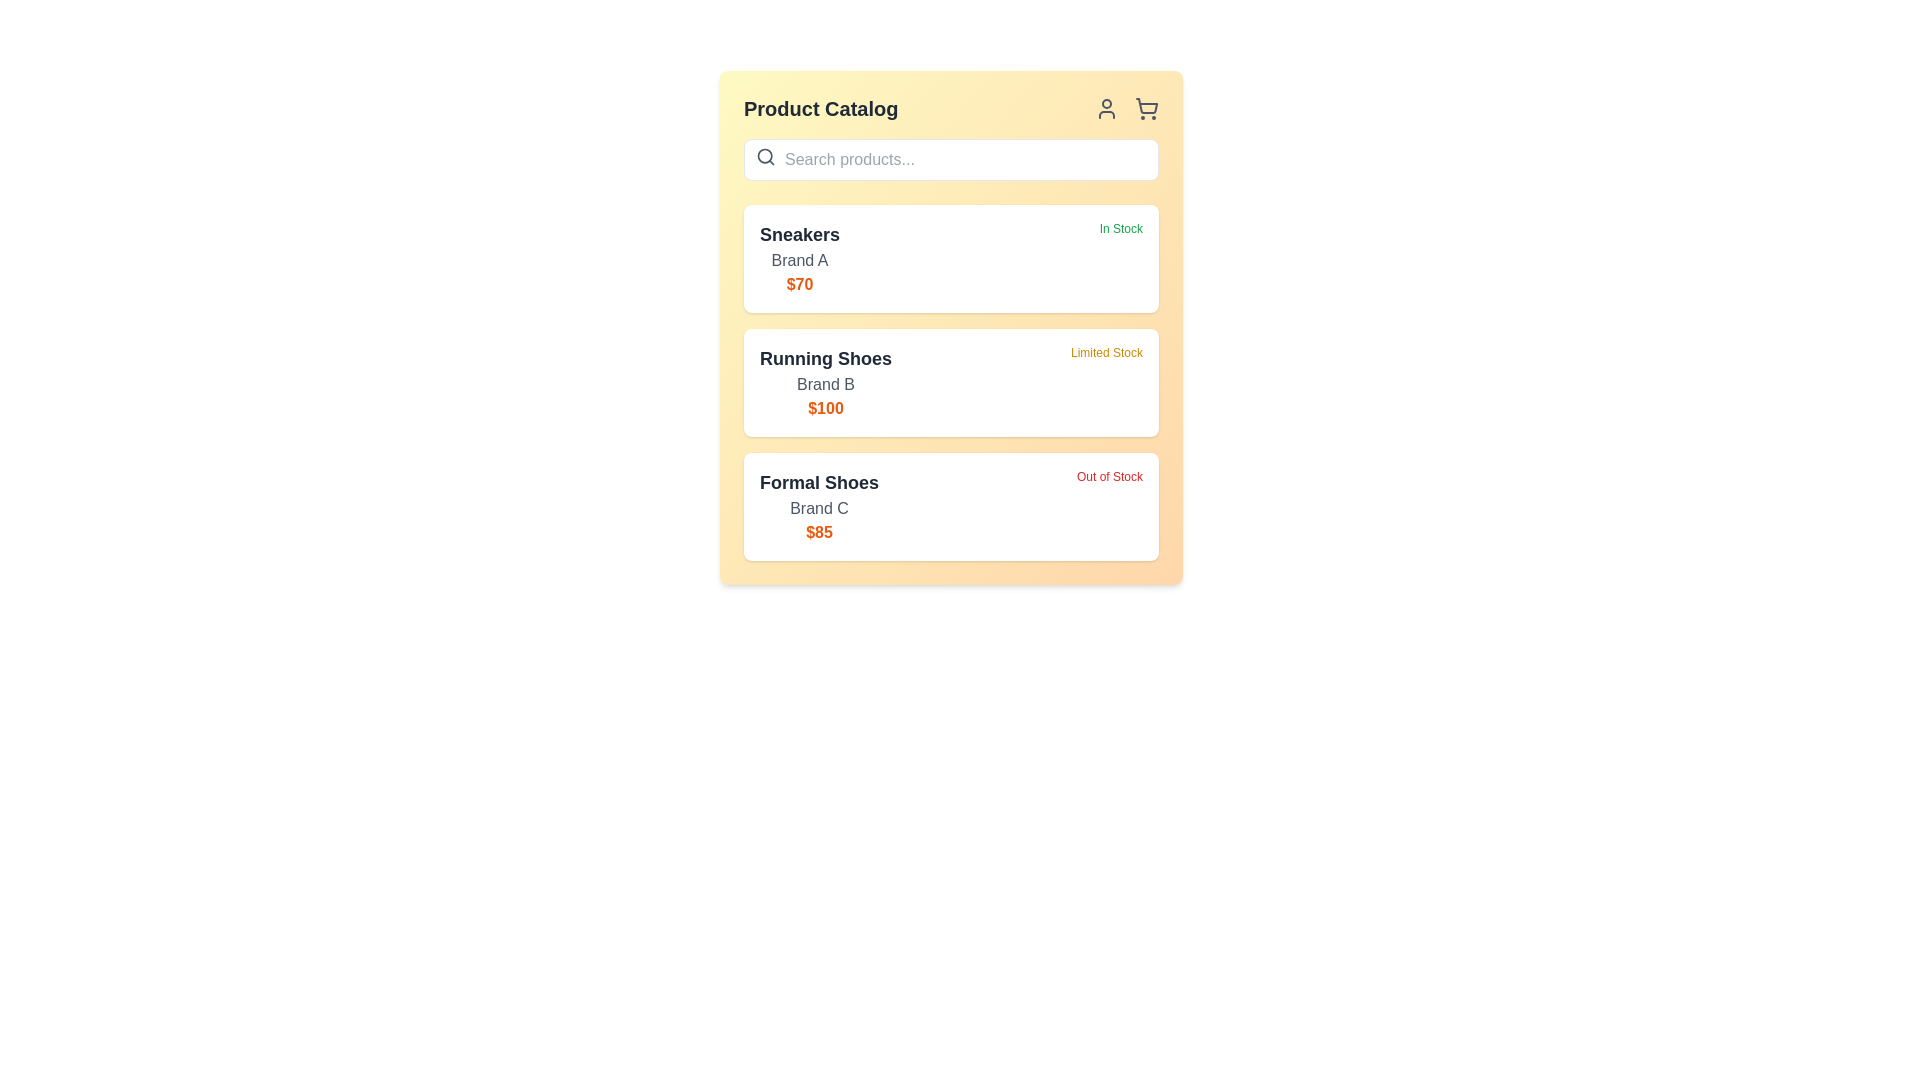 Image resolution: width=1920 pixels, height=1080 pixels. I want to click on the text element displaying 'Brand B', which is centrally aligned below the 'Running Shoes' title and above the price '$100', so click(825, 385).